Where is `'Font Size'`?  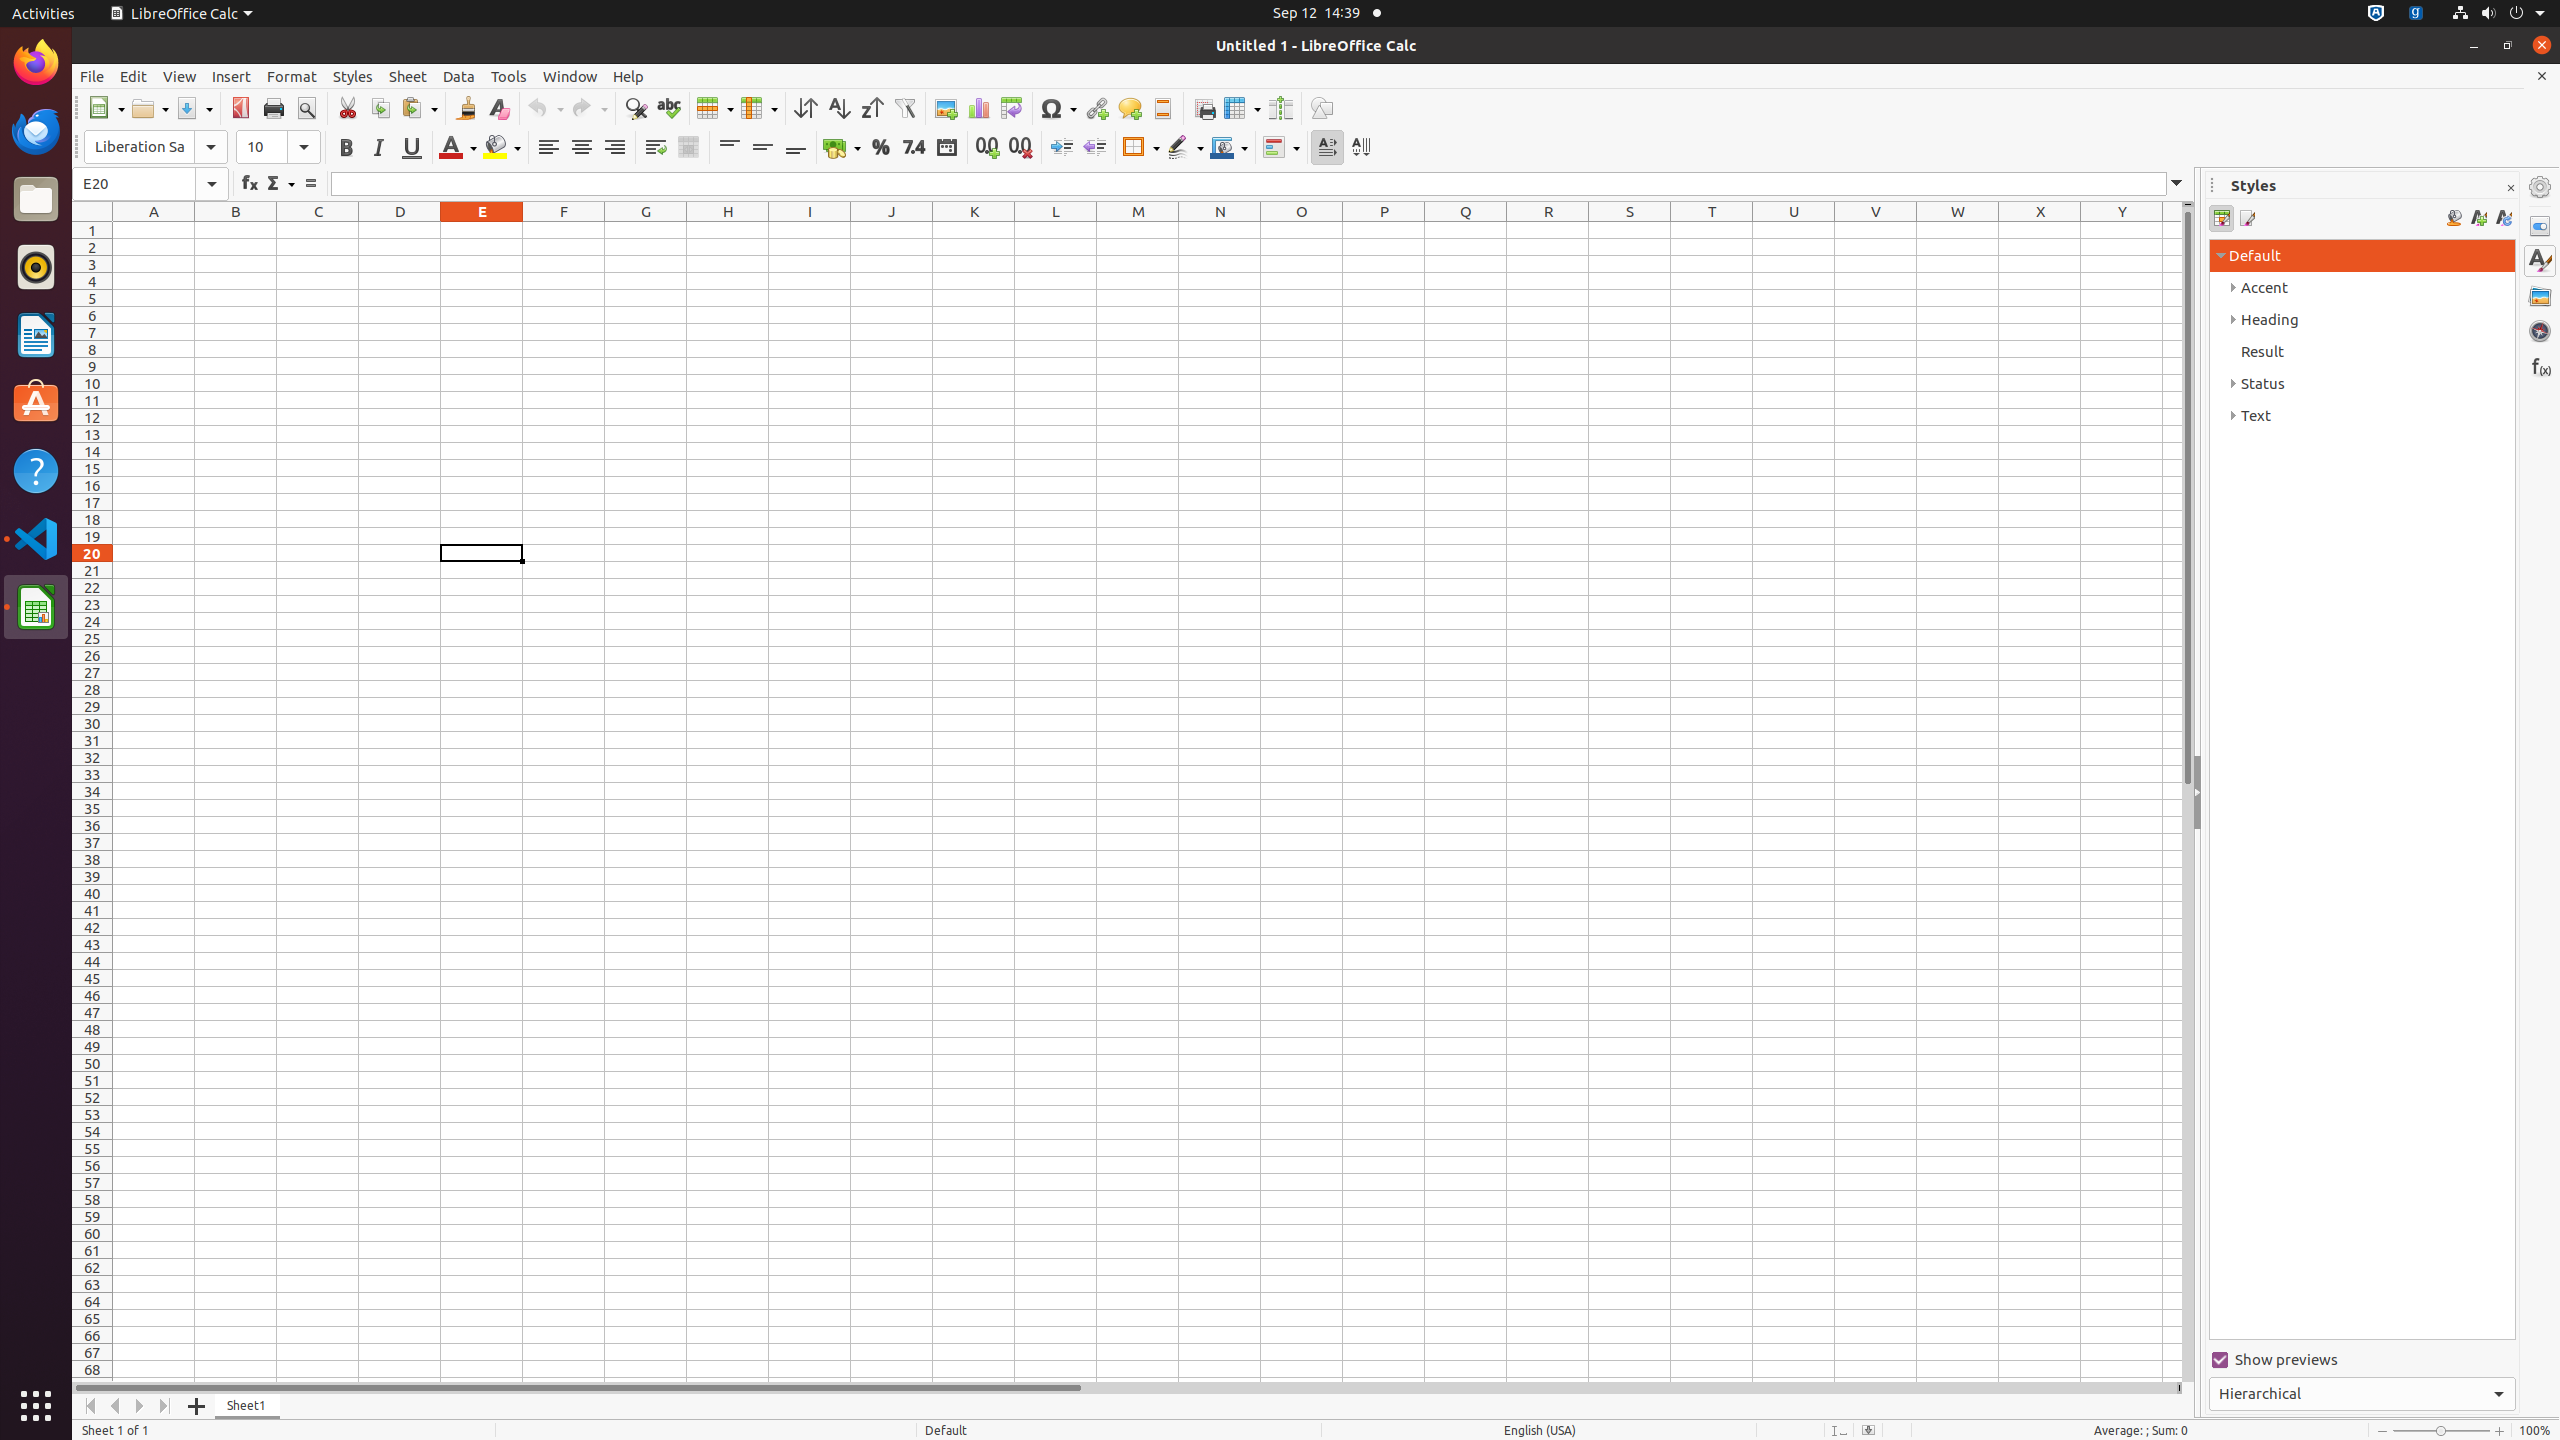
'Font Size' is located at coordinates (277, 146).